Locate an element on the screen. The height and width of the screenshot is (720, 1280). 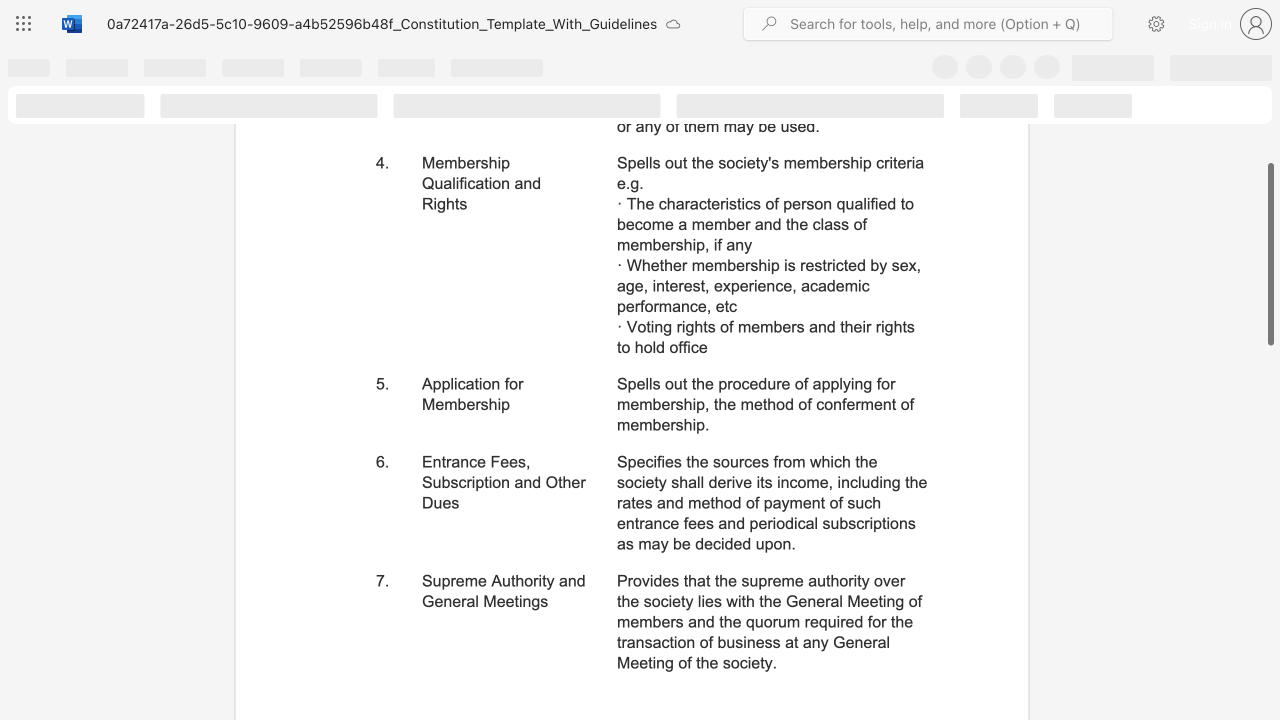
the subset text "rsh" within the text "Application for Membership" is located at coordinates (474, 404).